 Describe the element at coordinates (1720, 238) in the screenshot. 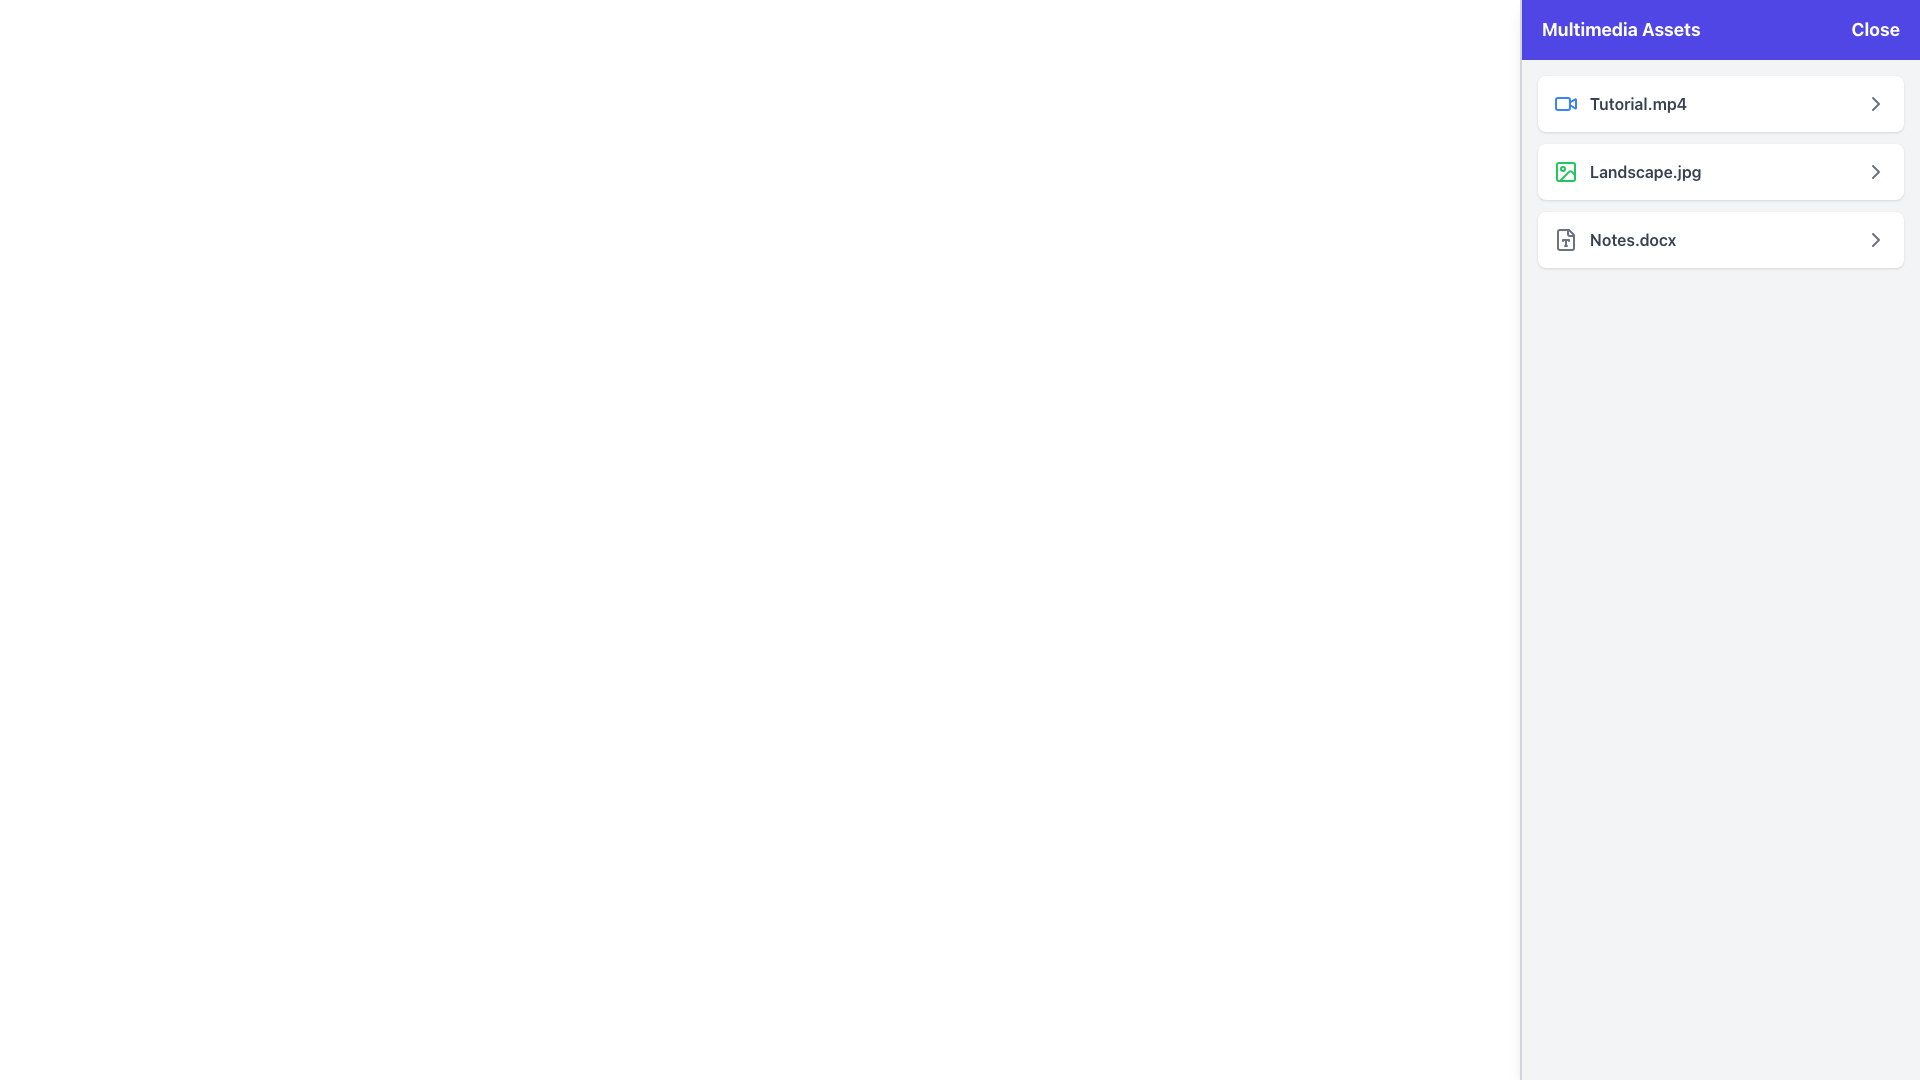

I see `the selectable file list item named 'Notes.docx'` at that location.